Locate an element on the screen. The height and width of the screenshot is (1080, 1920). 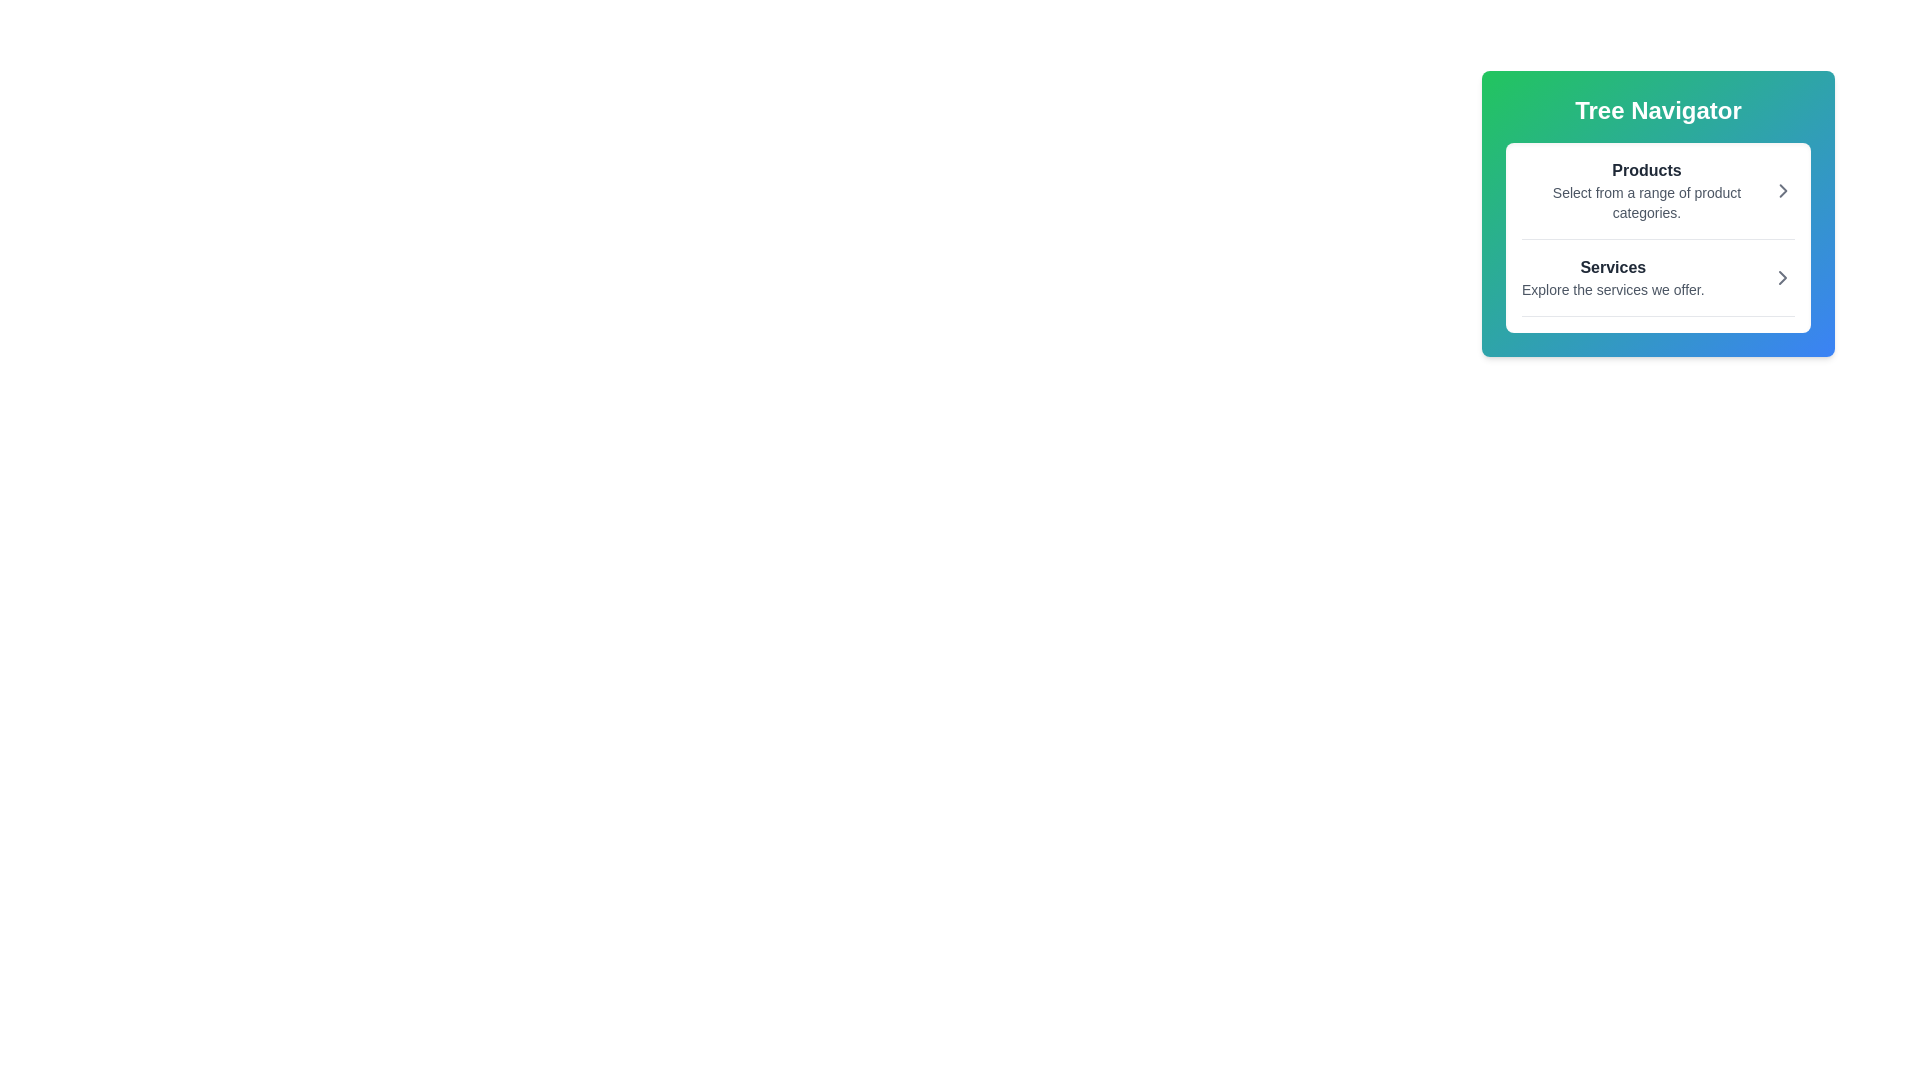
the static text element displaying 'Explore the services we offer.', which is located below the 'Services' text in the 'Tree Navigator' section is located at coordinates (1613, 289).